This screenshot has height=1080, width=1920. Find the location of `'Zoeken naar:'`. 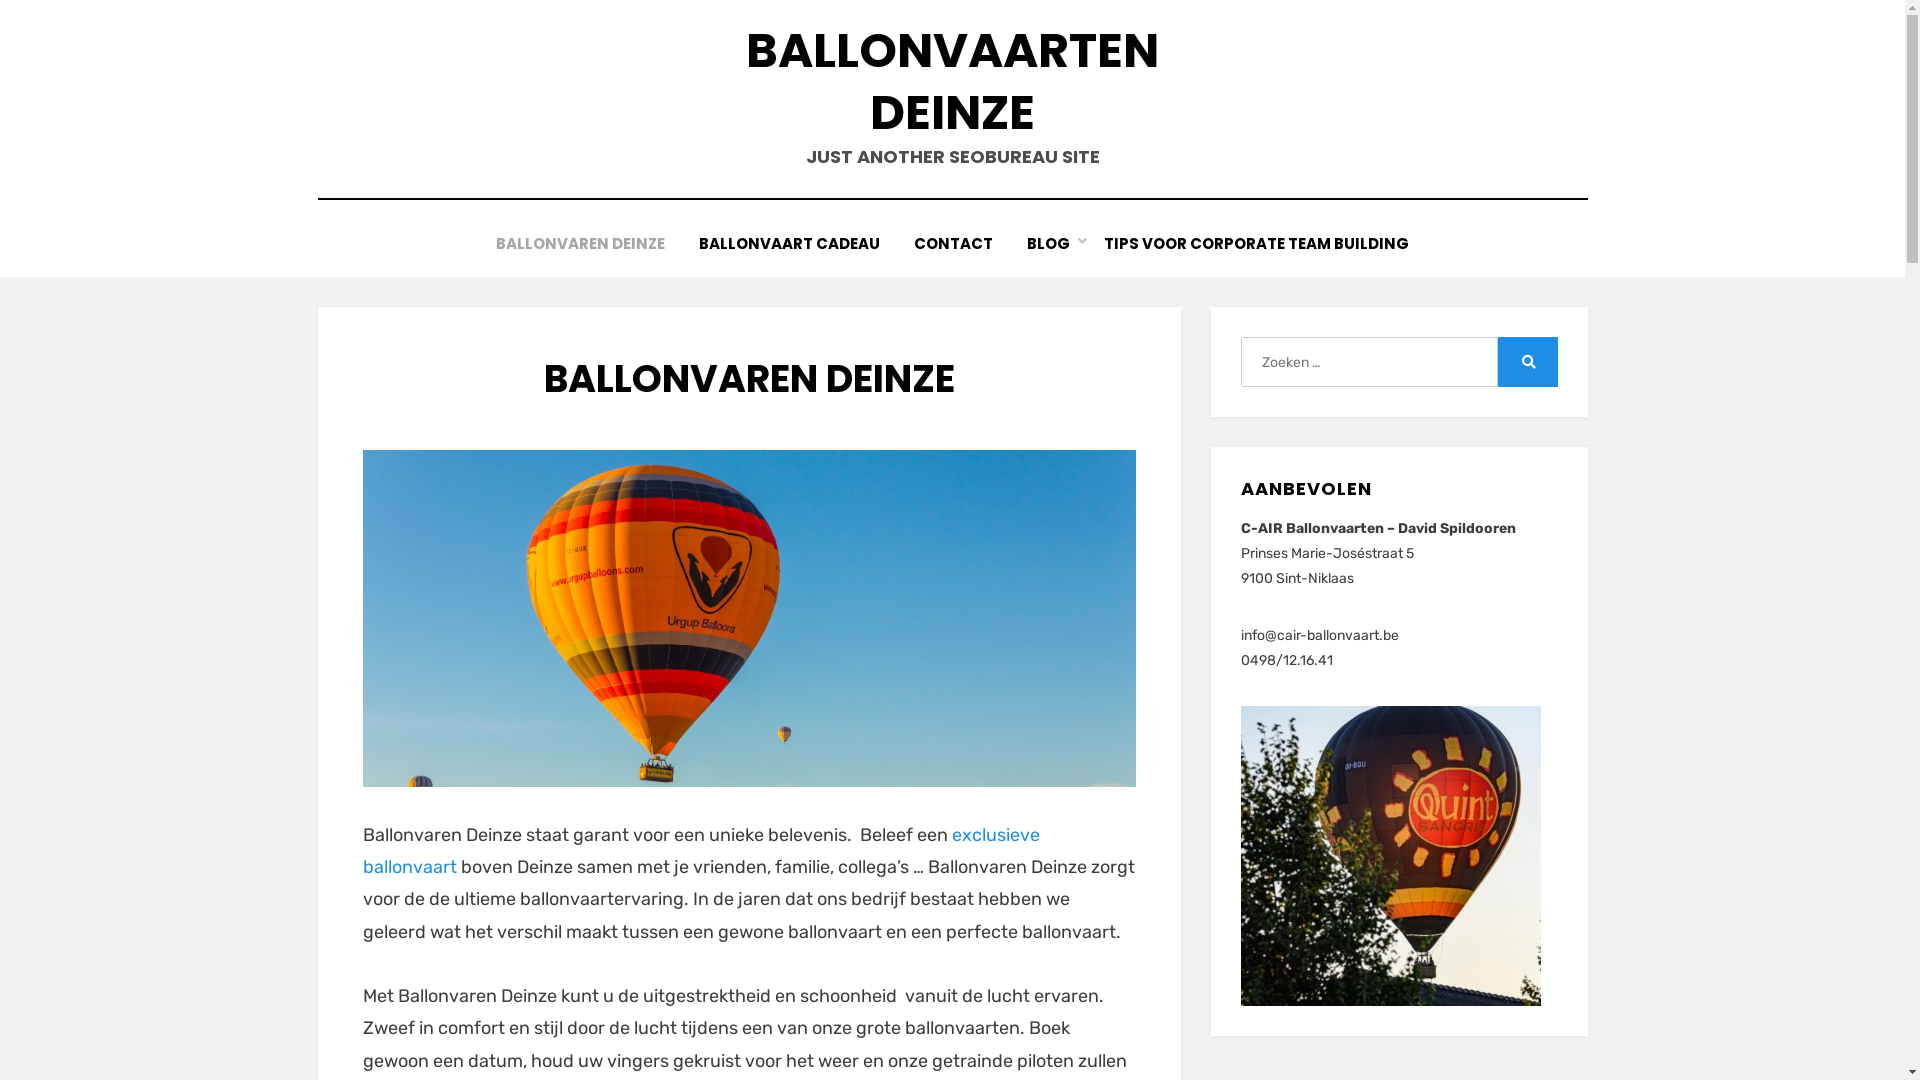

'Zoeken naar:' is located at coordinates (1367, 362).